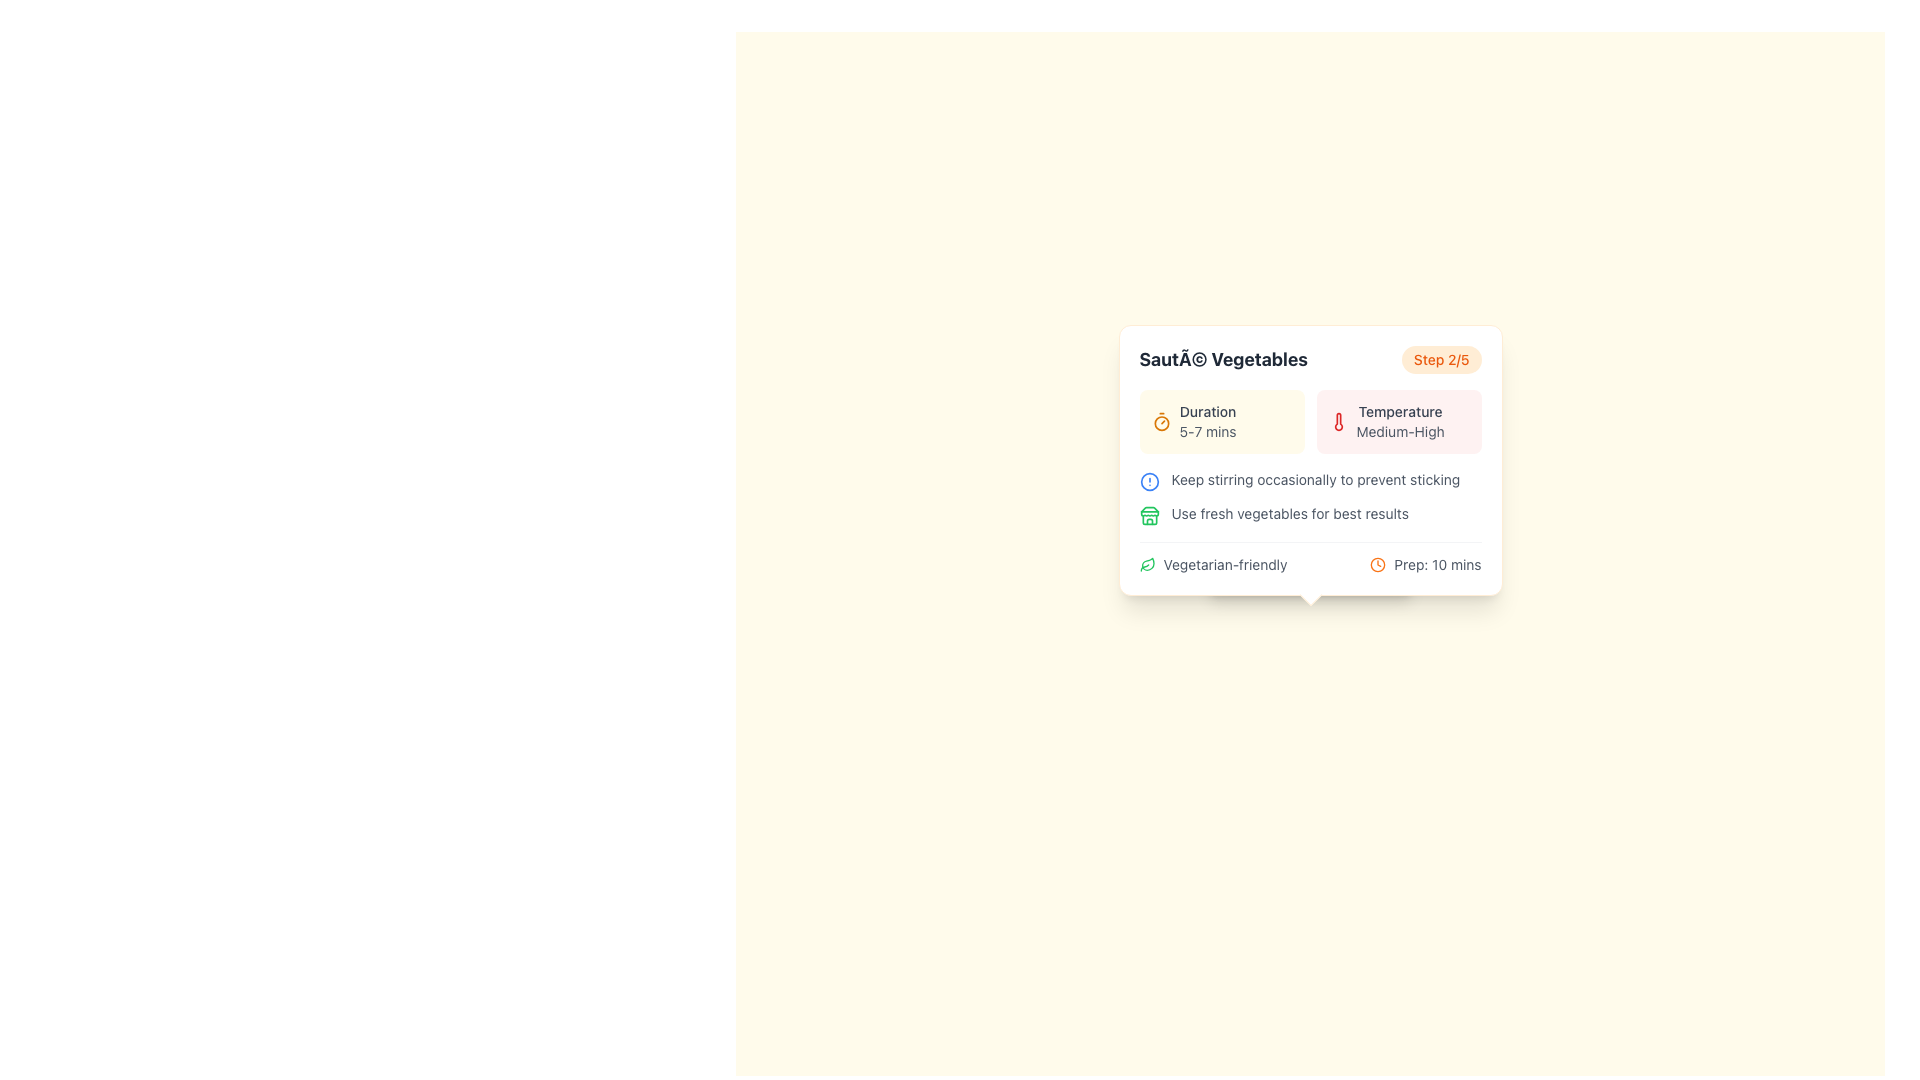 This screenshot has height=1080, width=1920. I want to click on the text label displaying preparation time information located to the right of the clock icon in the recipe card's footer section, so click(1436, 564).